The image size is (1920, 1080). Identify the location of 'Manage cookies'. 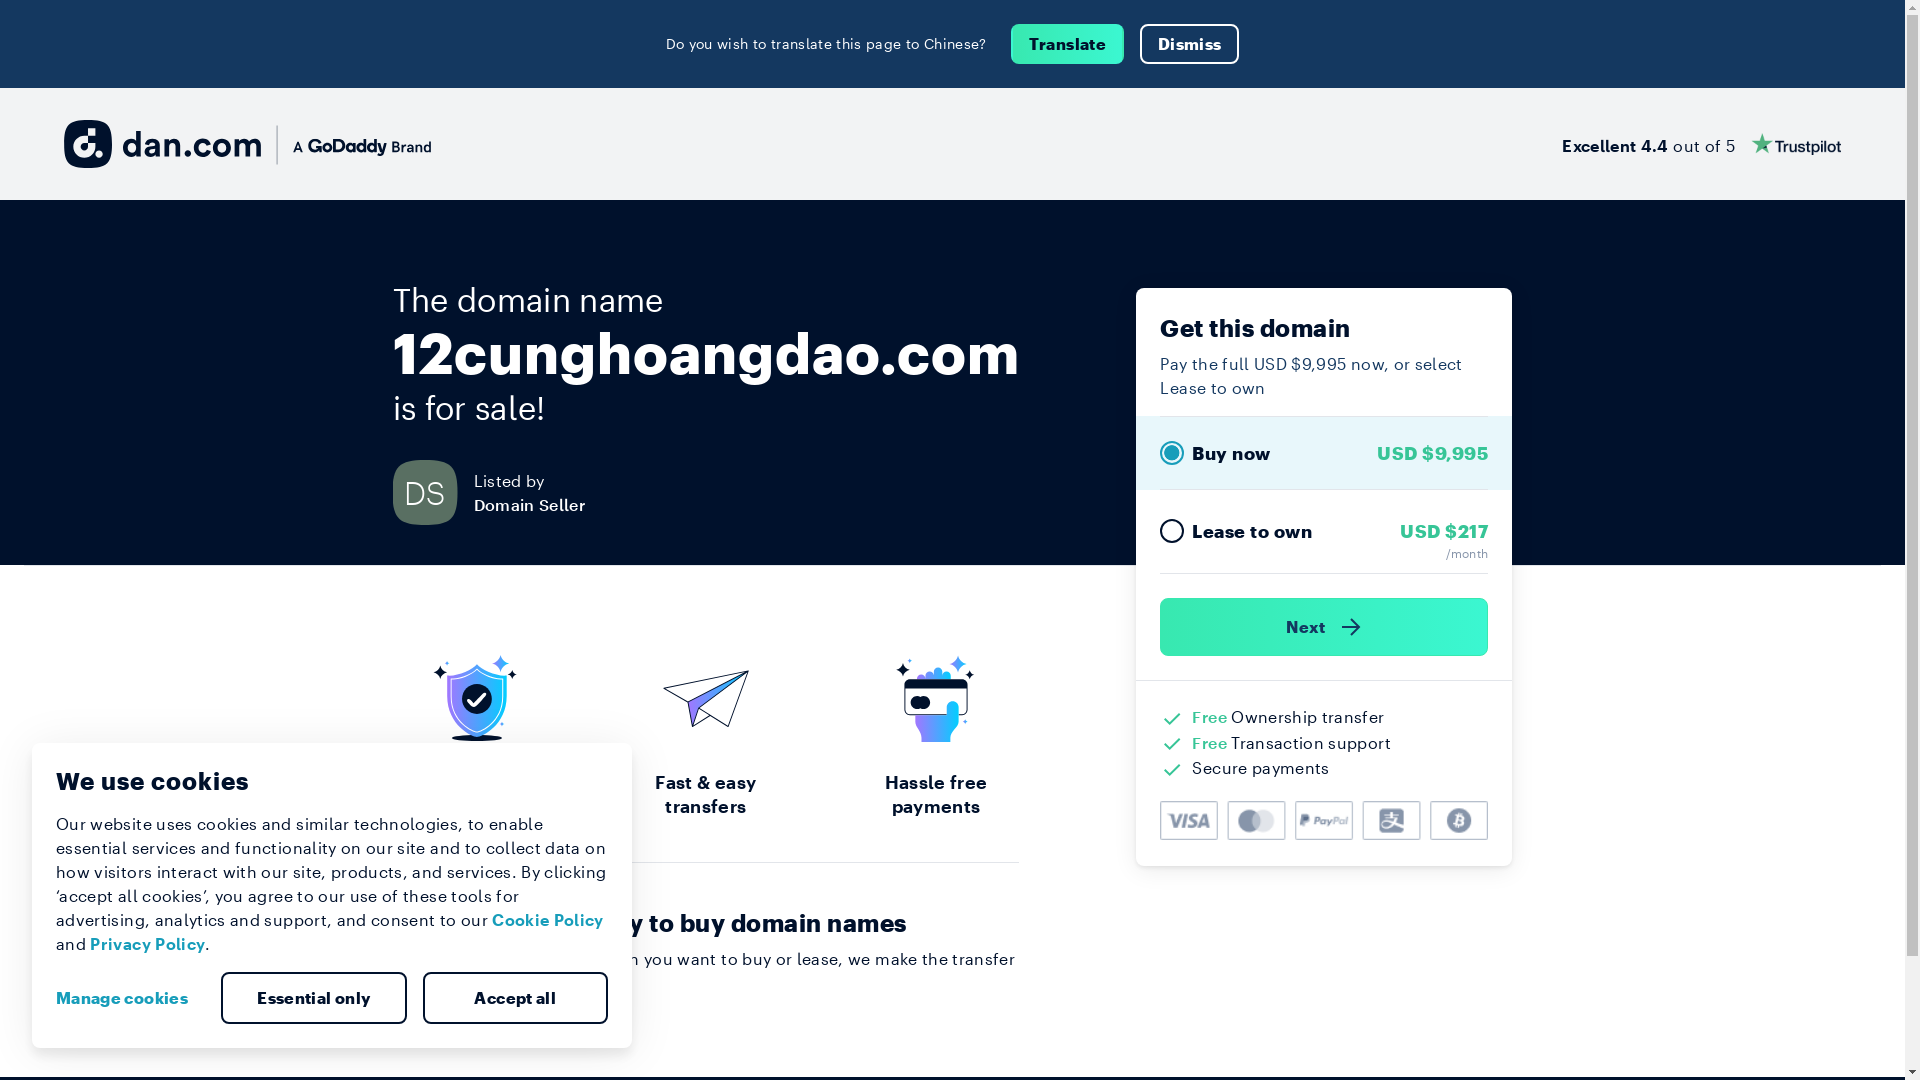
(56, 998).